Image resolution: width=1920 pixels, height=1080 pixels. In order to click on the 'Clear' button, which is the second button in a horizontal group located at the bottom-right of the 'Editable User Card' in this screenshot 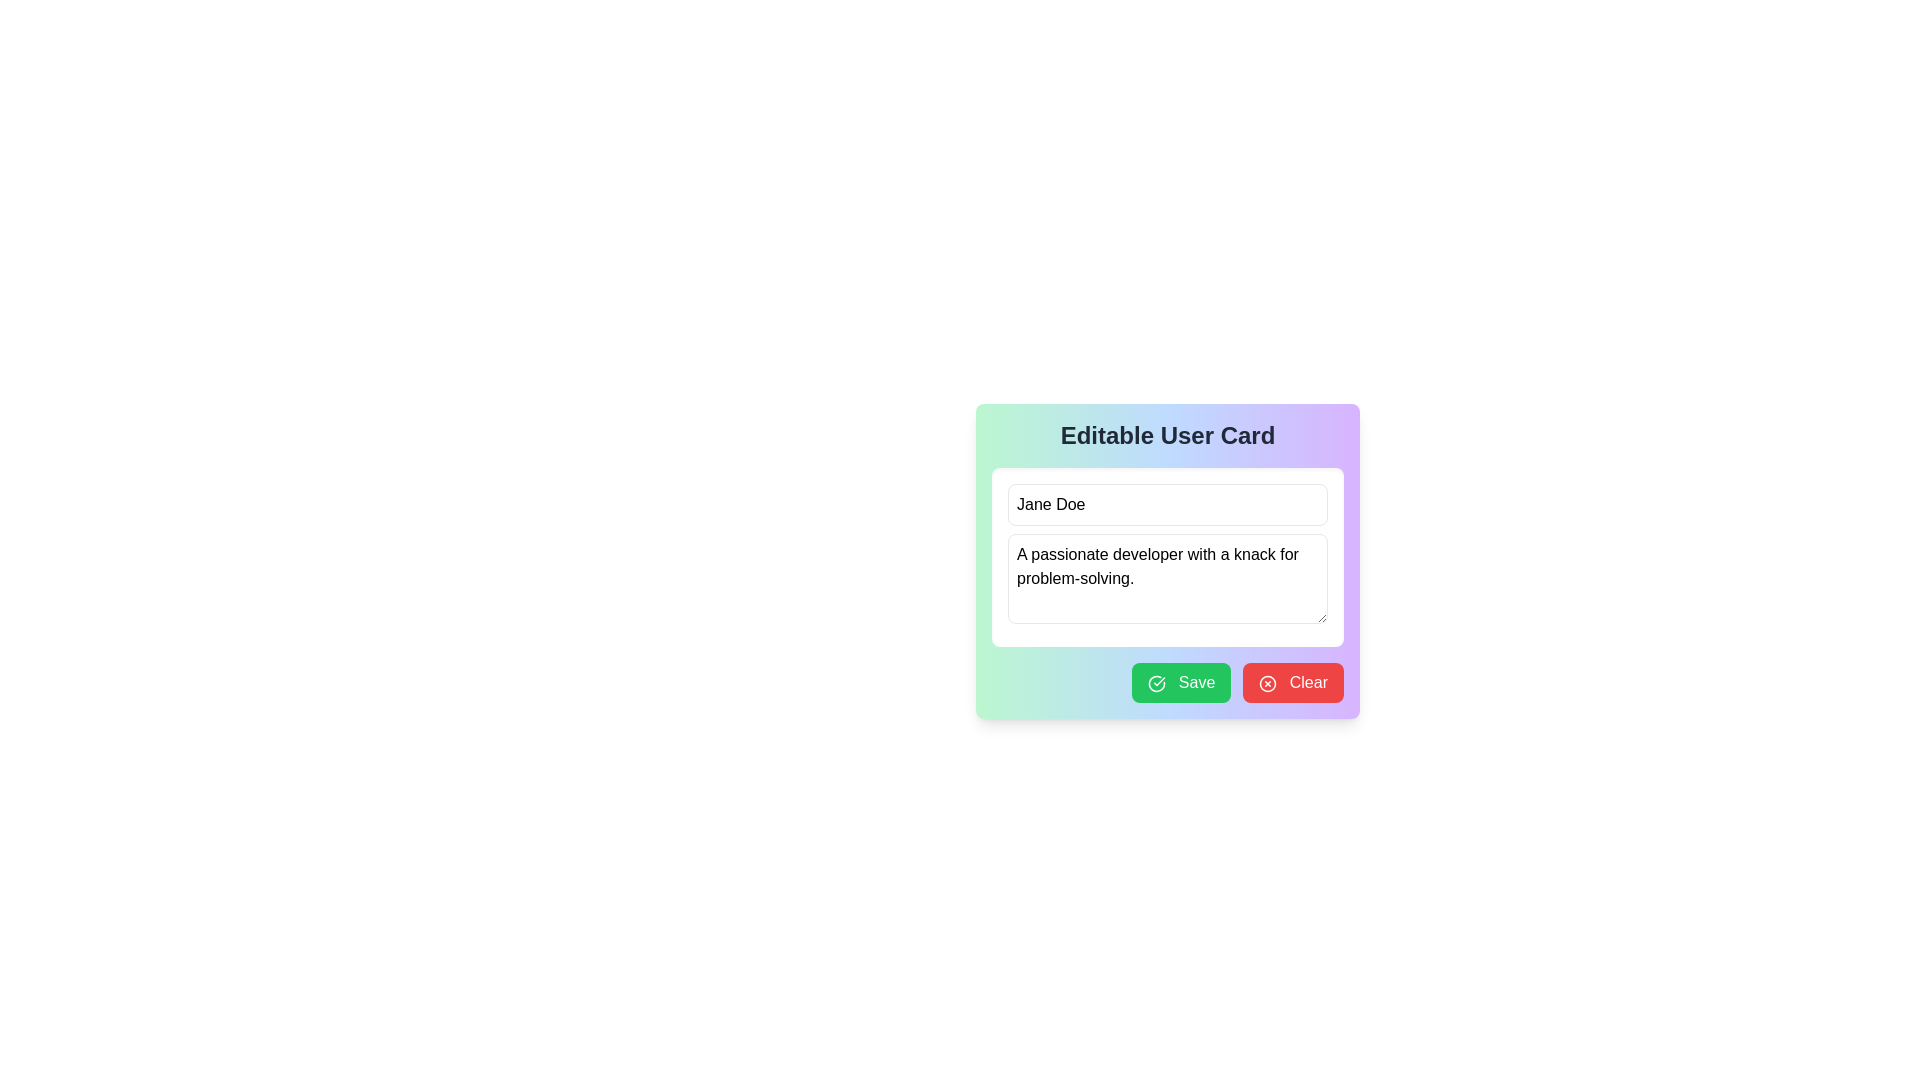, I will do `click(1293, 681)`.